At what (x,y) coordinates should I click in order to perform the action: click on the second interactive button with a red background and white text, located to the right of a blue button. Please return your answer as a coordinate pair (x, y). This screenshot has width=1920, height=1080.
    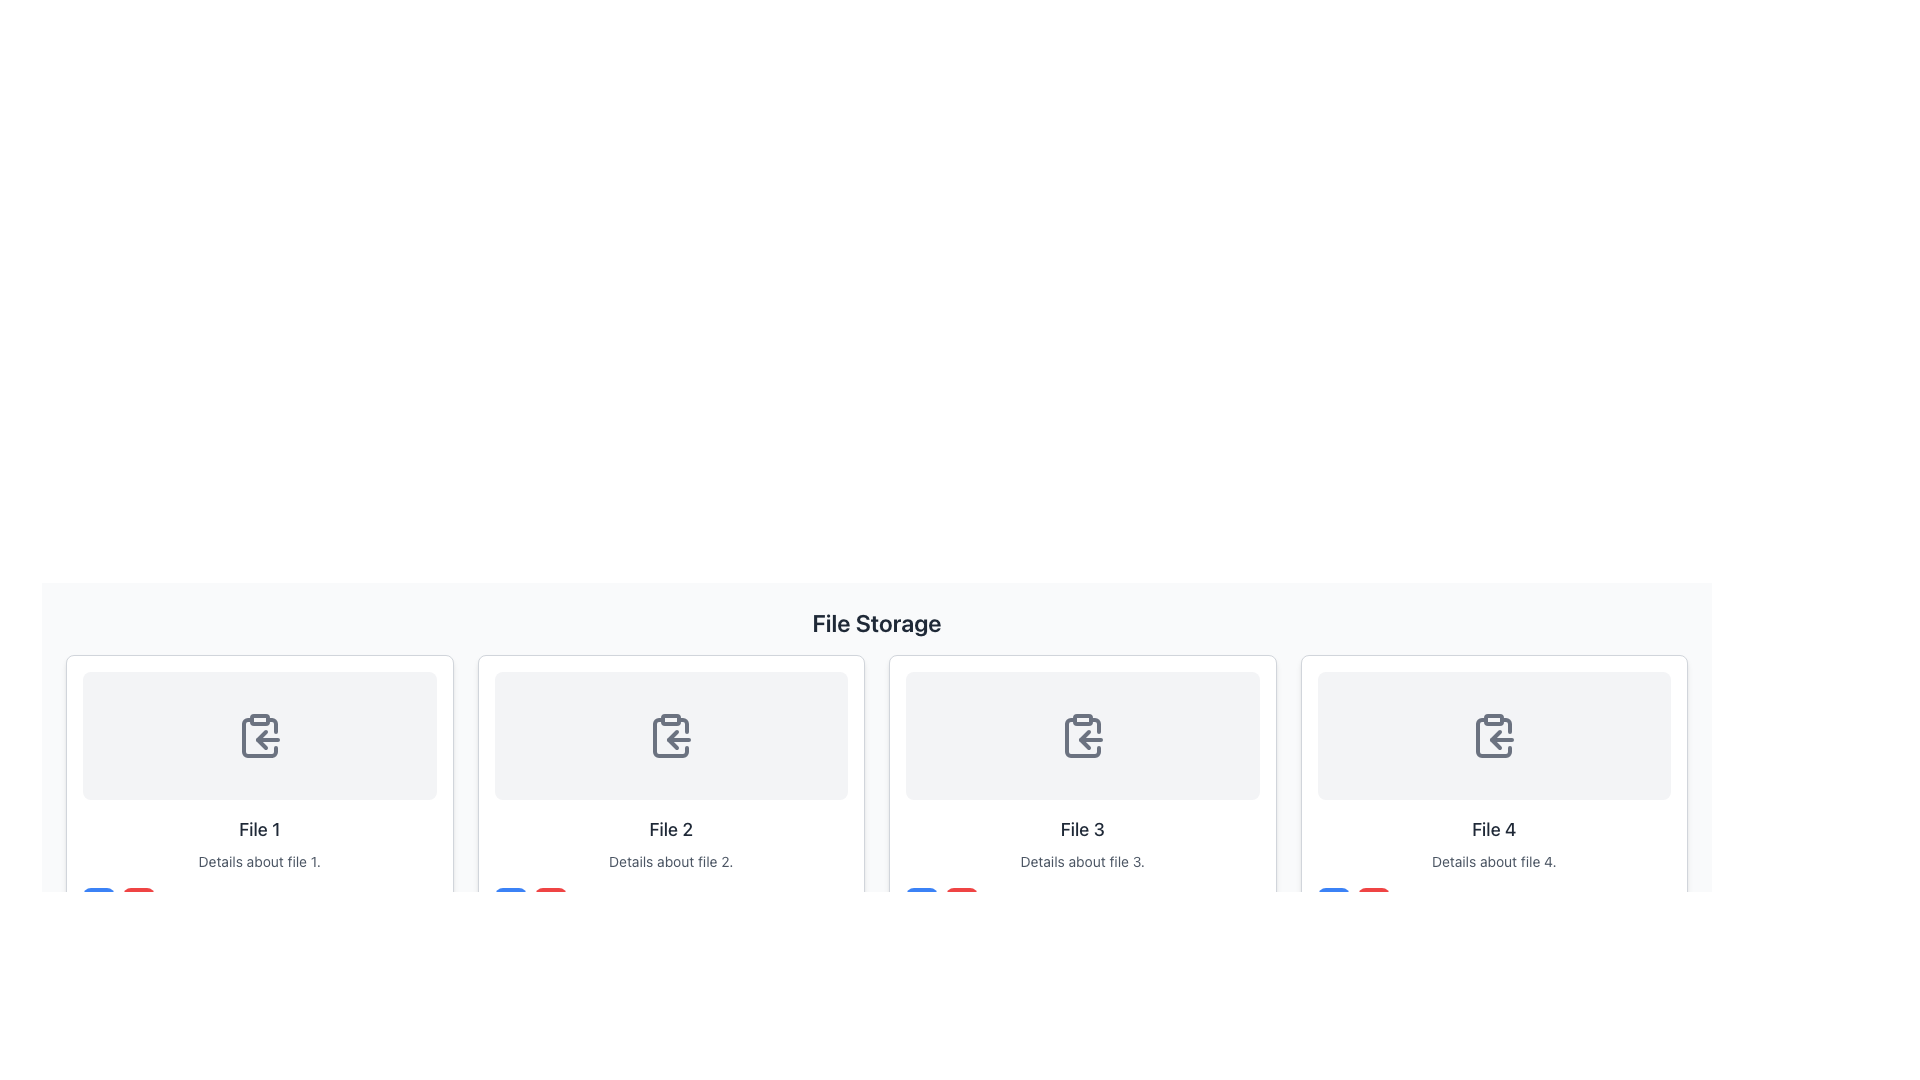
    Looking at the image, I should click on (138, 903).